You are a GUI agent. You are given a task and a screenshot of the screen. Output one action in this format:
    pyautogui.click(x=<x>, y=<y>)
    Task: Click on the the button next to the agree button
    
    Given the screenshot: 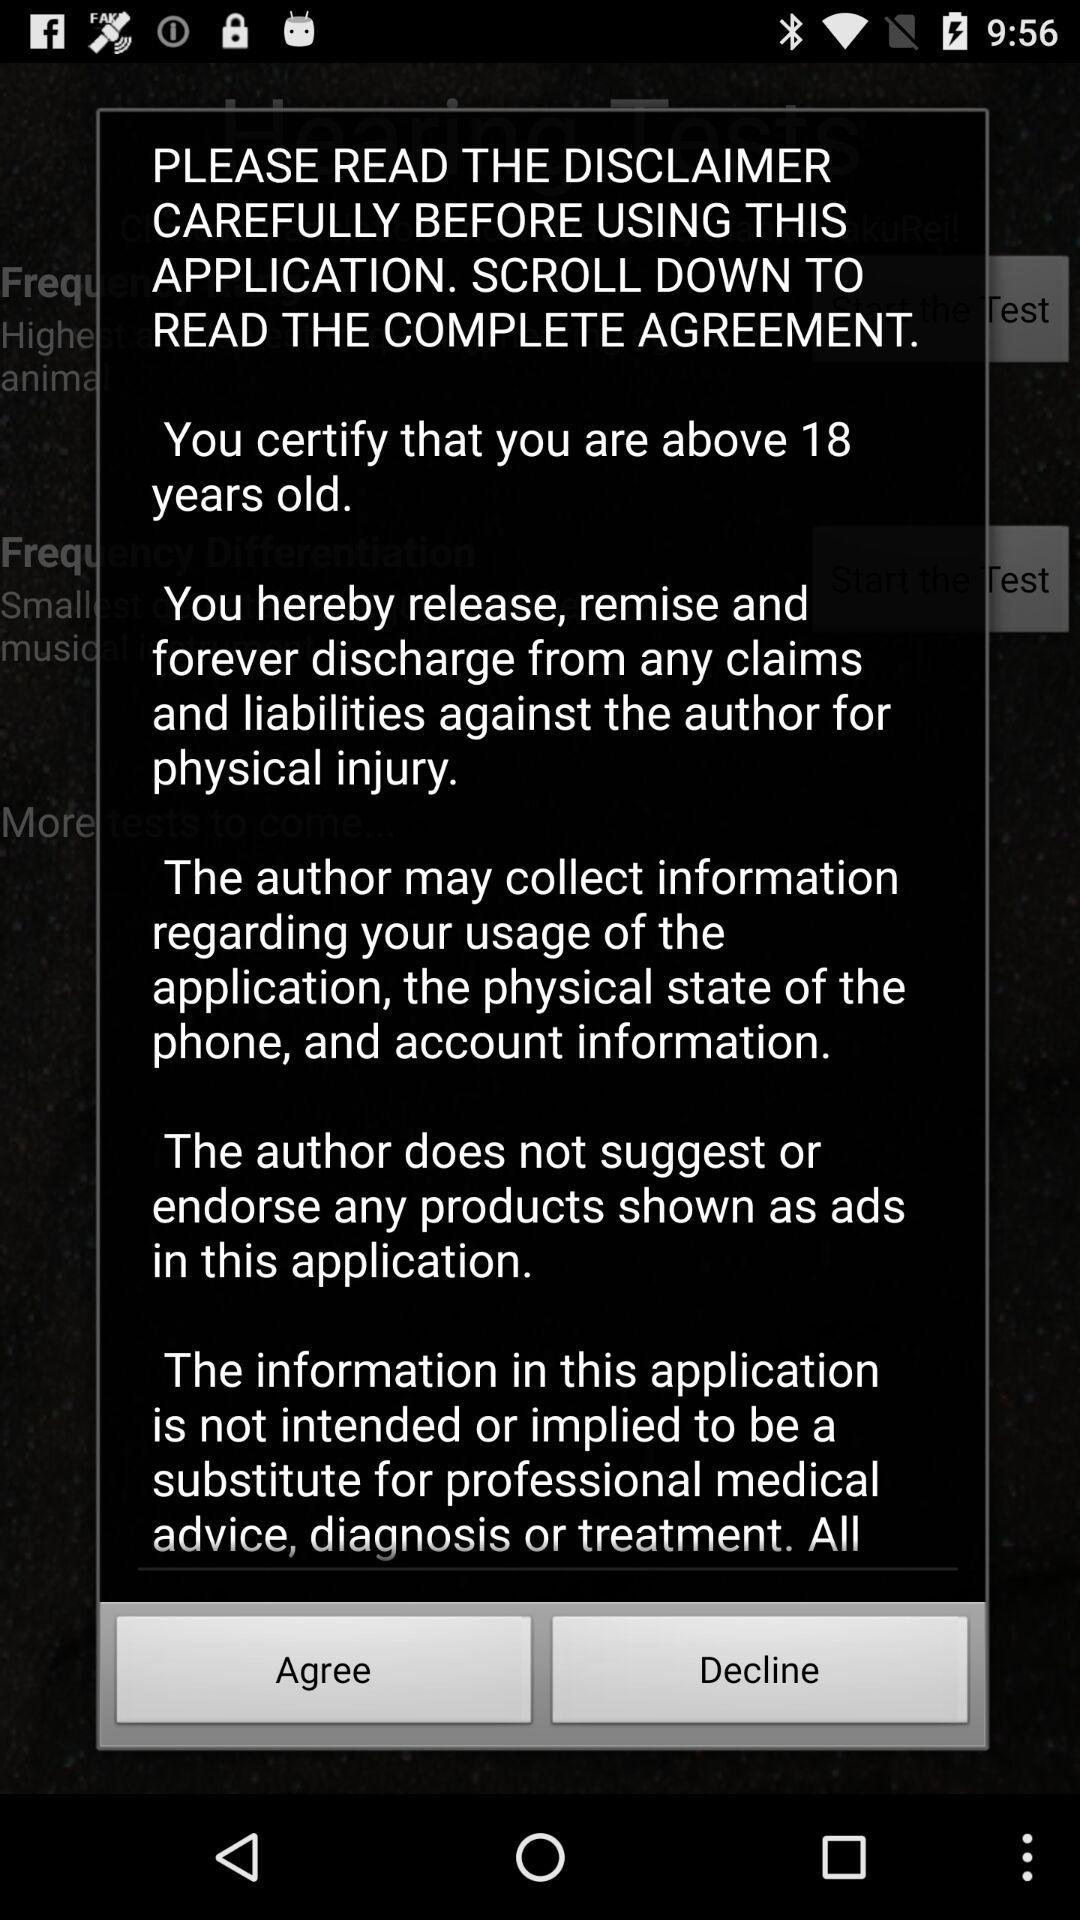 What is the action you would take?
    pyautogui.click(x=760, y=1675)
    